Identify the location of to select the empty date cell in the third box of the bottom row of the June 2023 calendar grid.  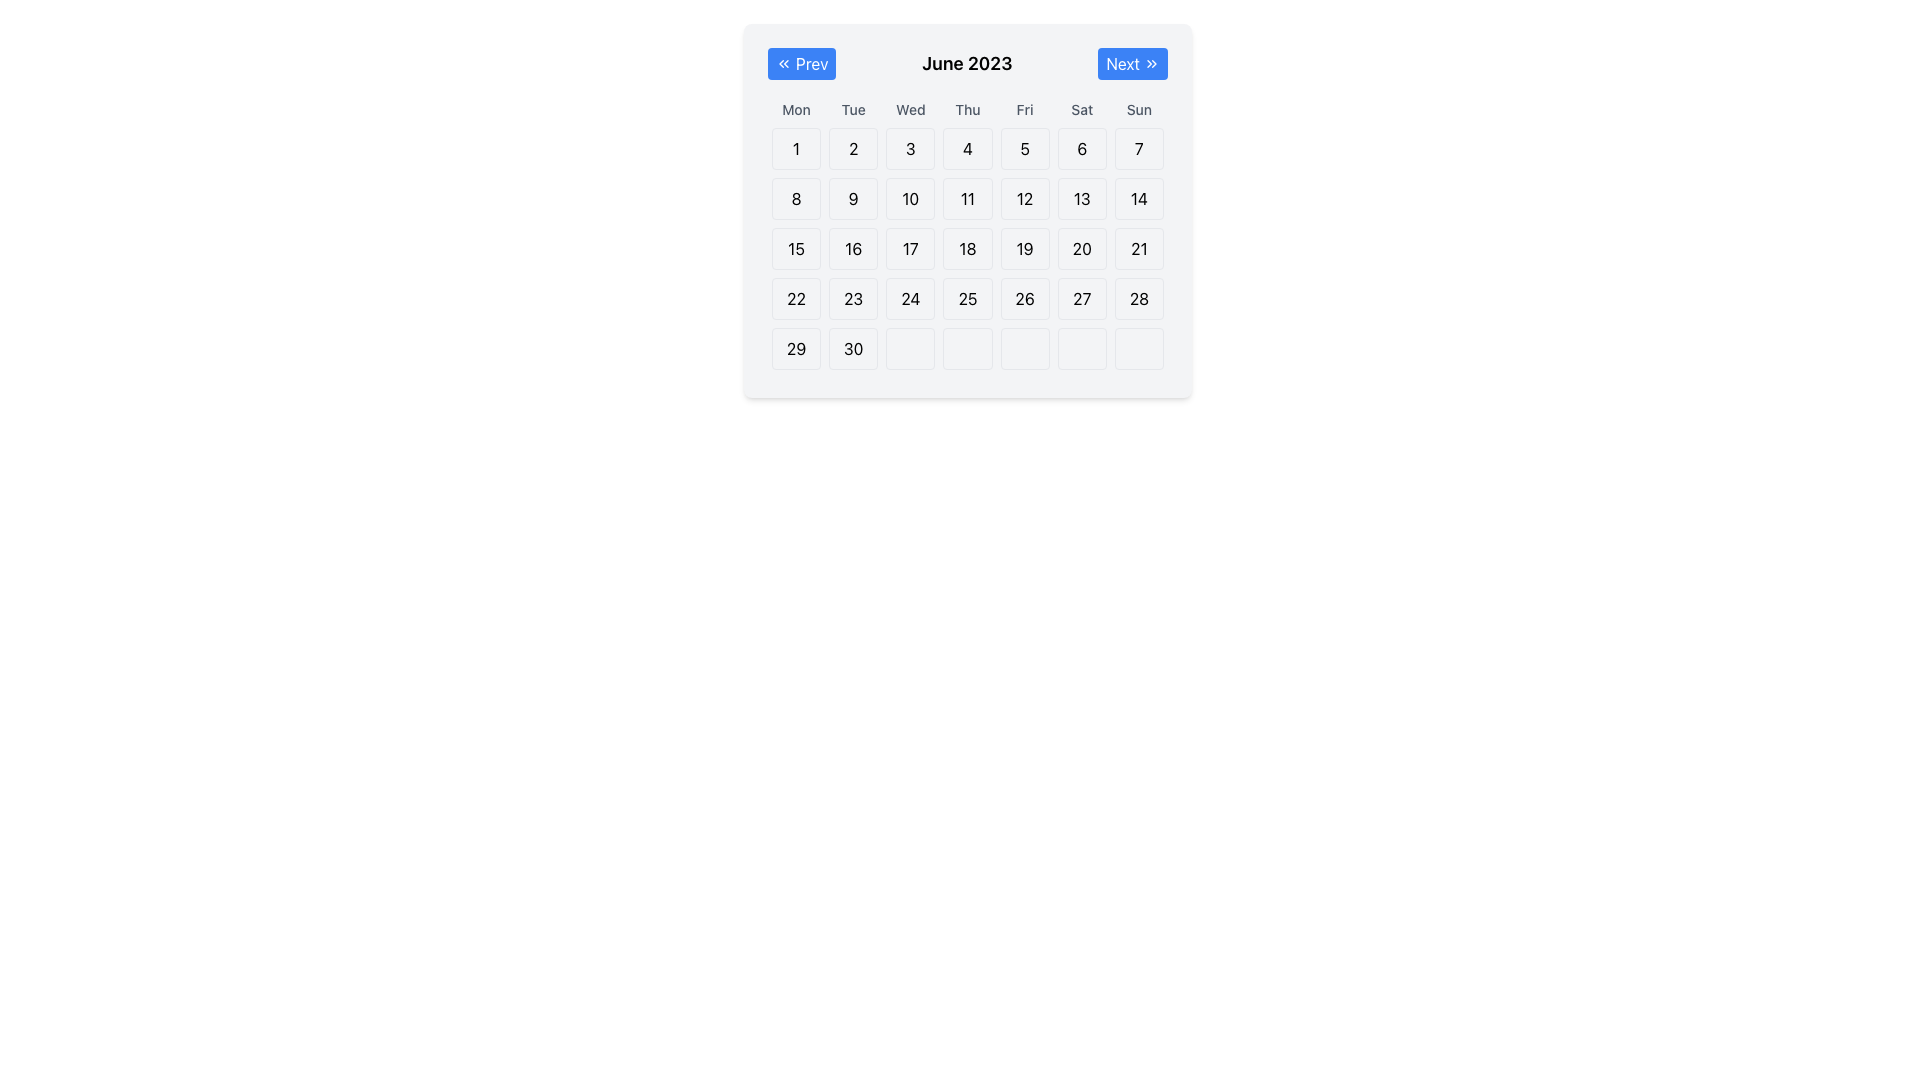
(909, 347).